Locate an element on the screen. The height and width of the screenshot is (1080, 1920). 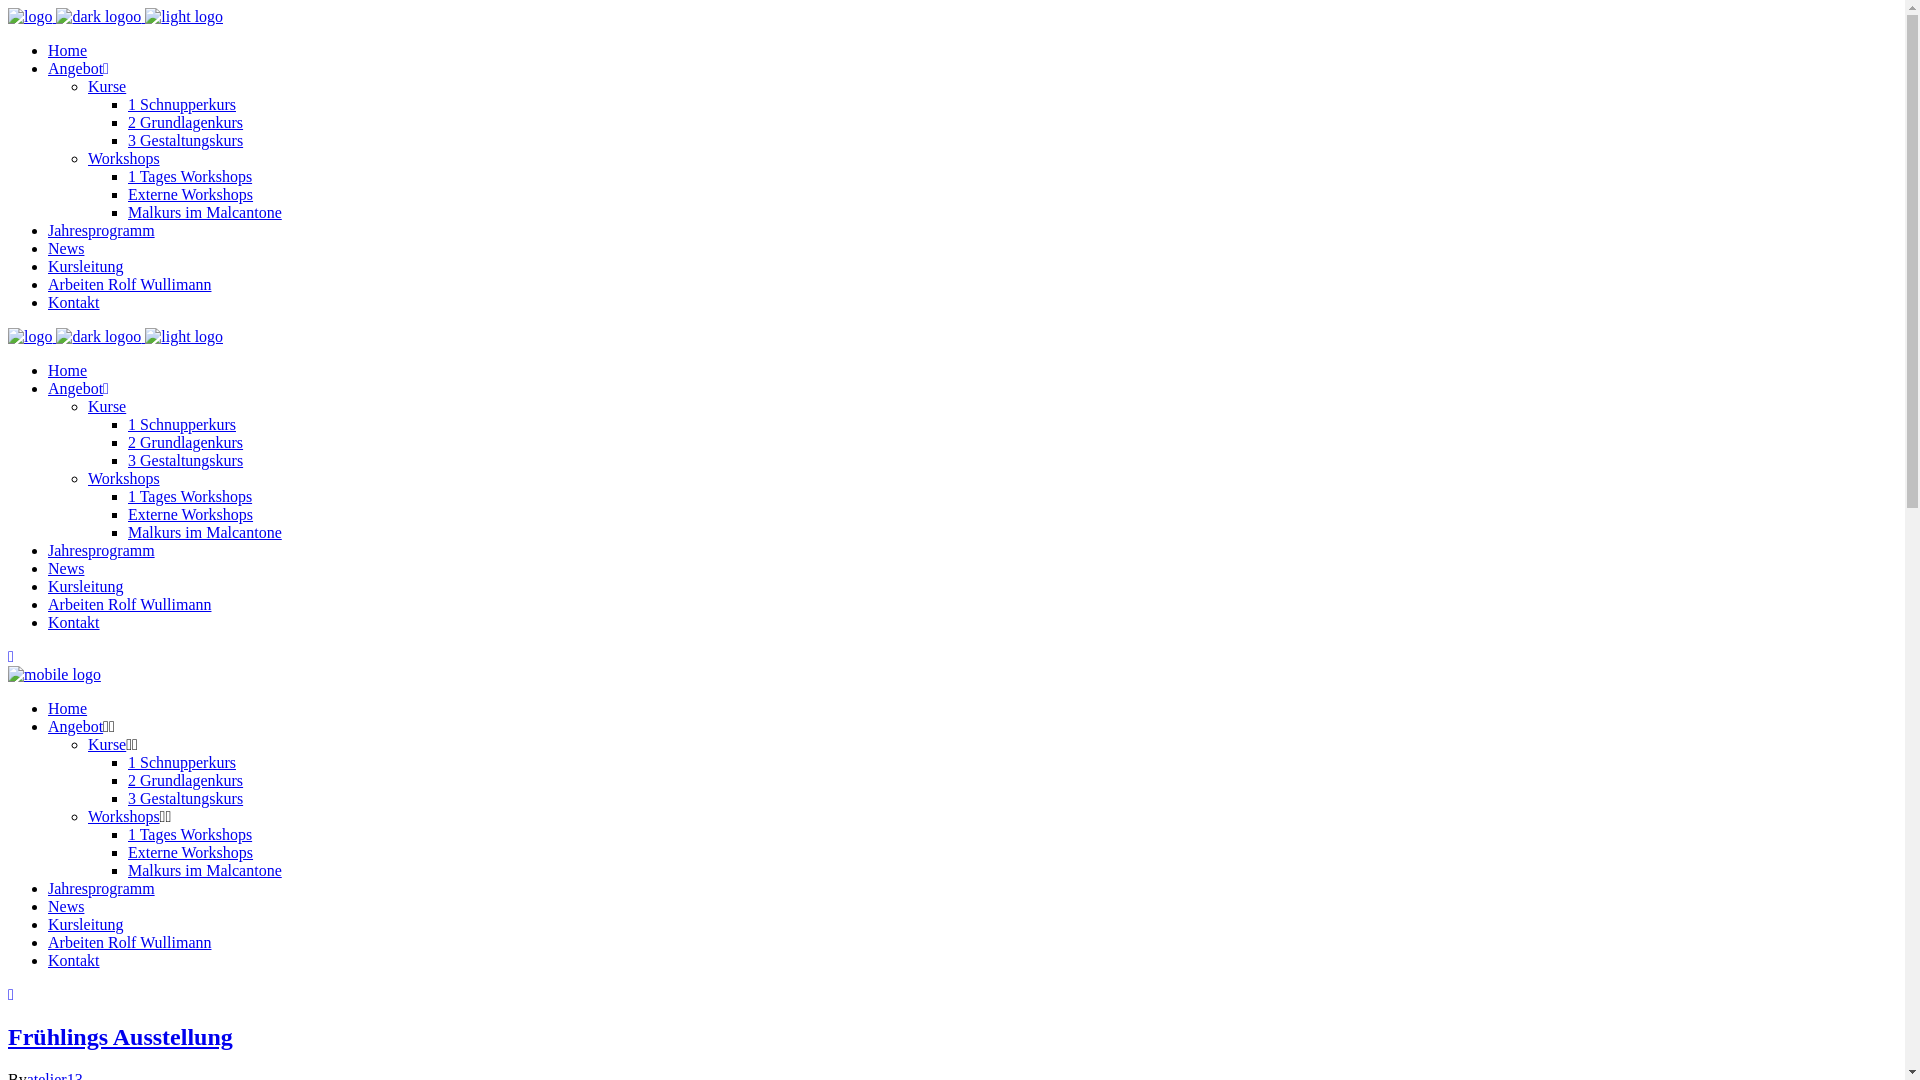
'Angebot' is located at coordinates (78, 67).